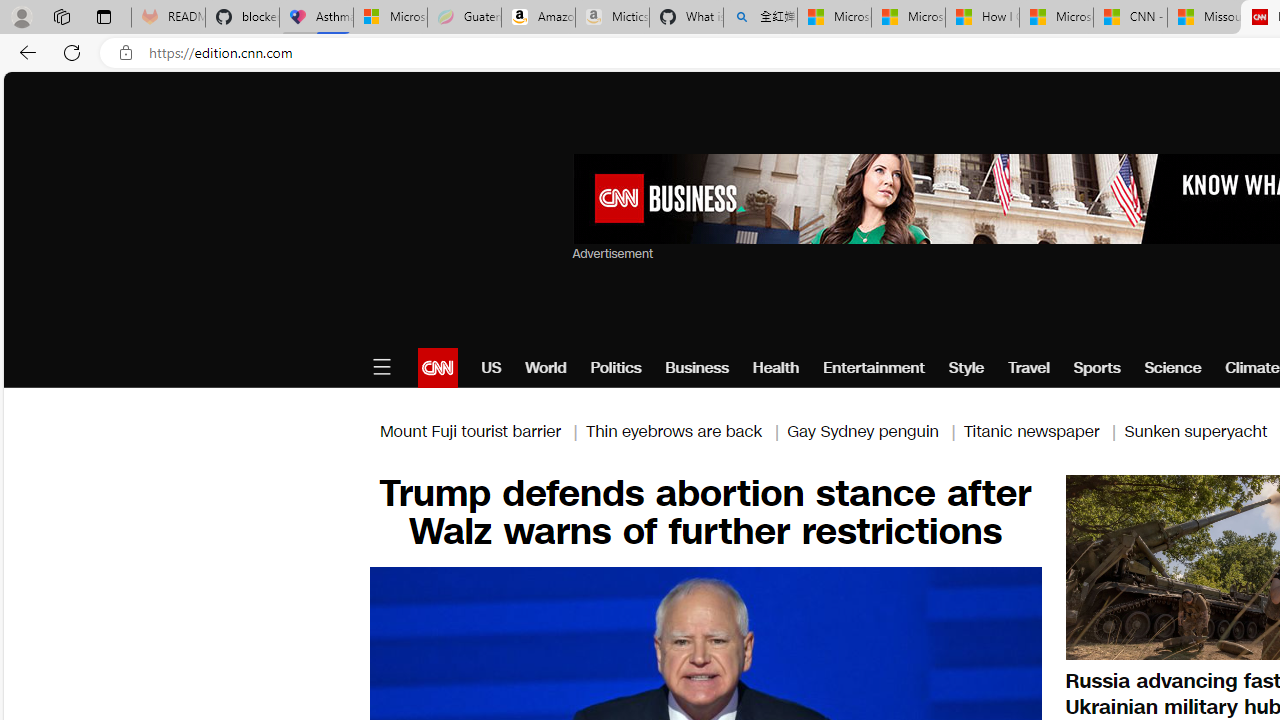  Describe the element at coordinates (1095, 367) in the screenshot. I see `'Sports'` at that location.